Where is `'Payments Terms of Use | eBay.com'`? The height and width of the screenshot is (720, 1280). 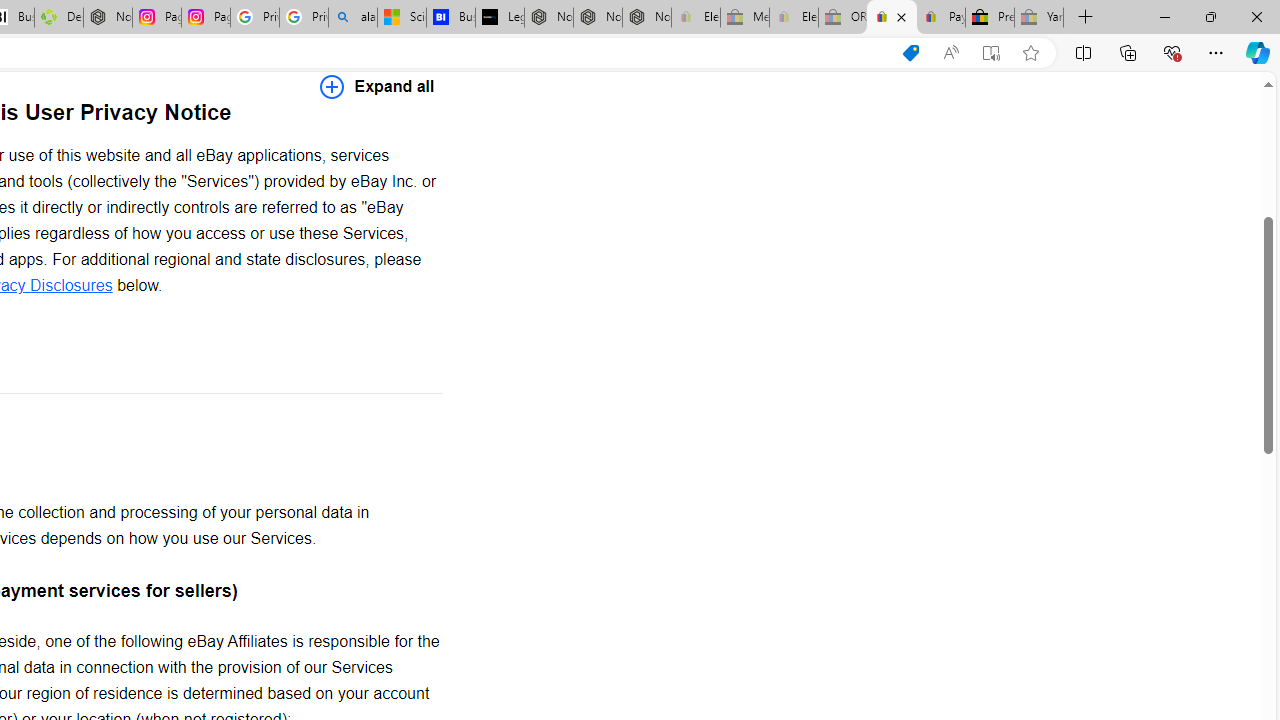 'Payments Terms of Use | eBay.com' is located at coordinates (939, 17).